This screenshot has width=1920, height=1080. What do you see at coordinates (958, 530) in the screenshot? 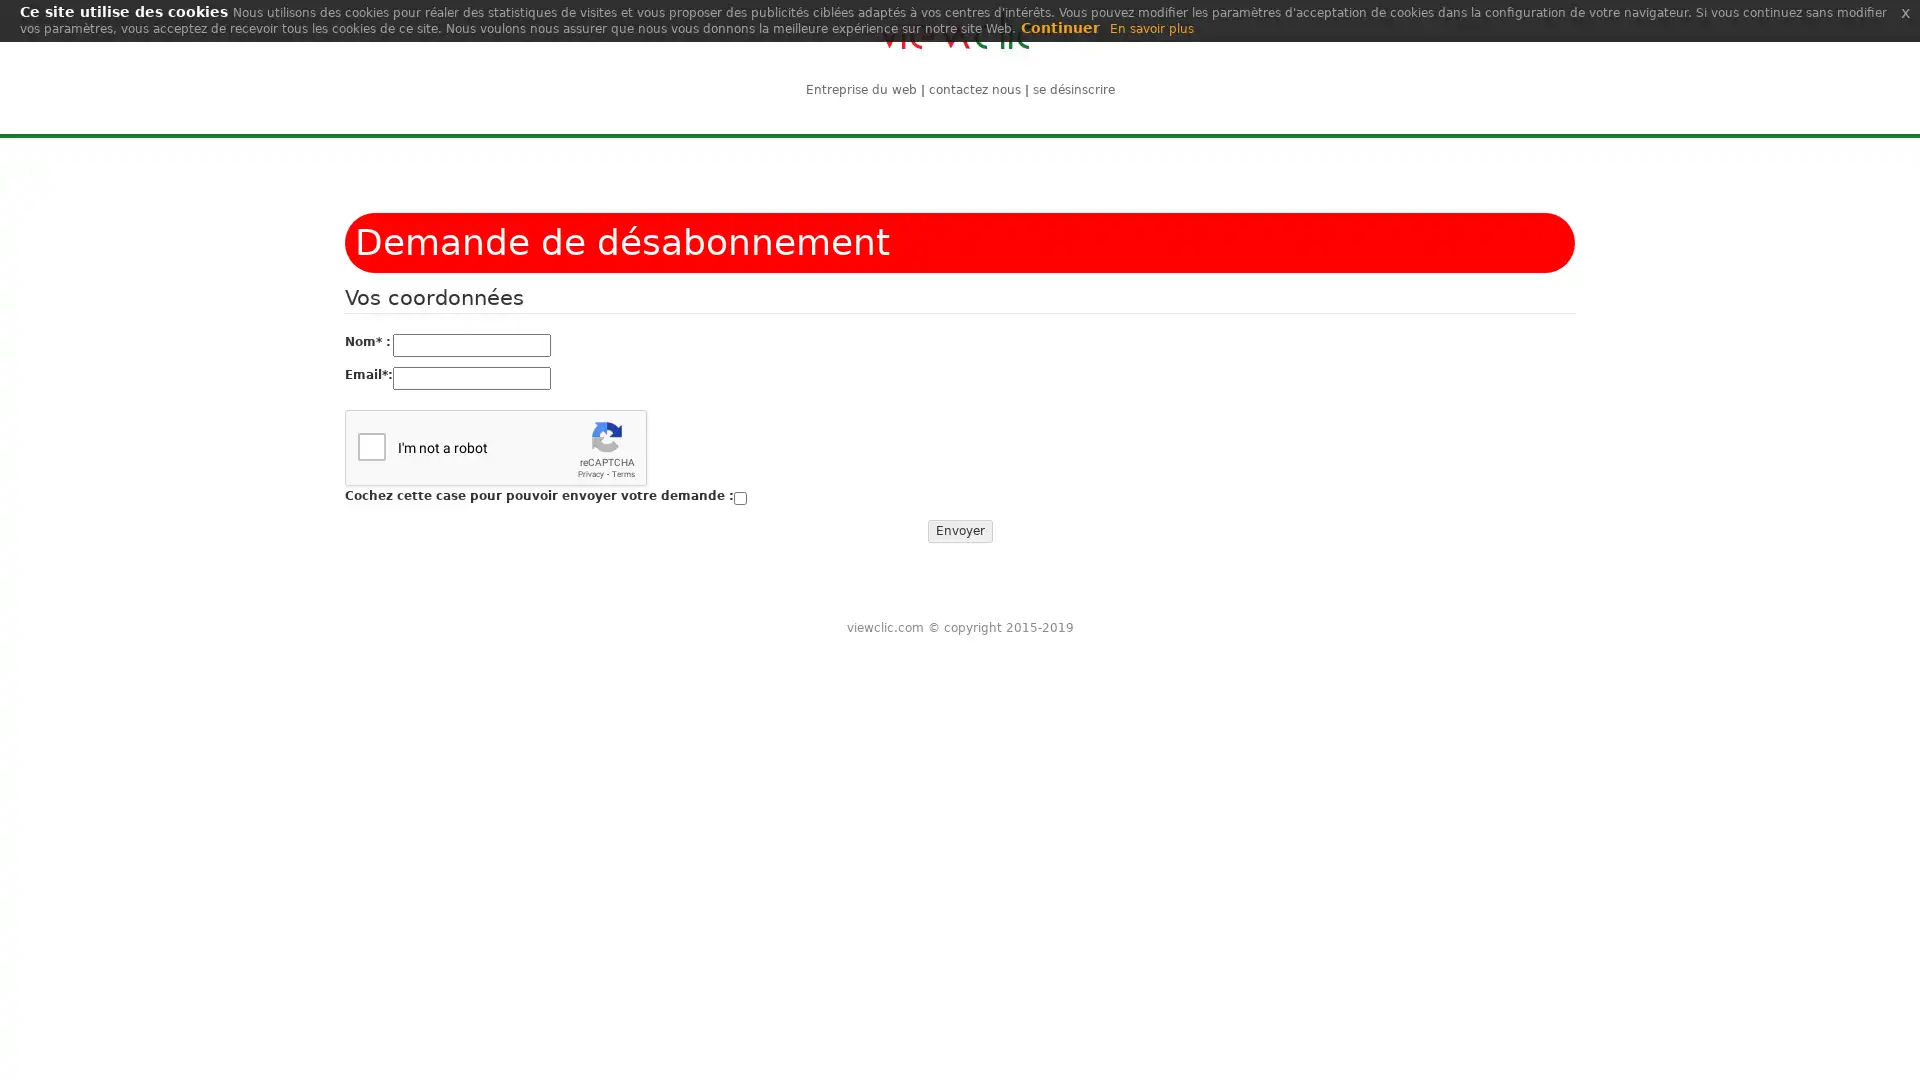
I see `Envoyer` at bounding box center [958, 530].